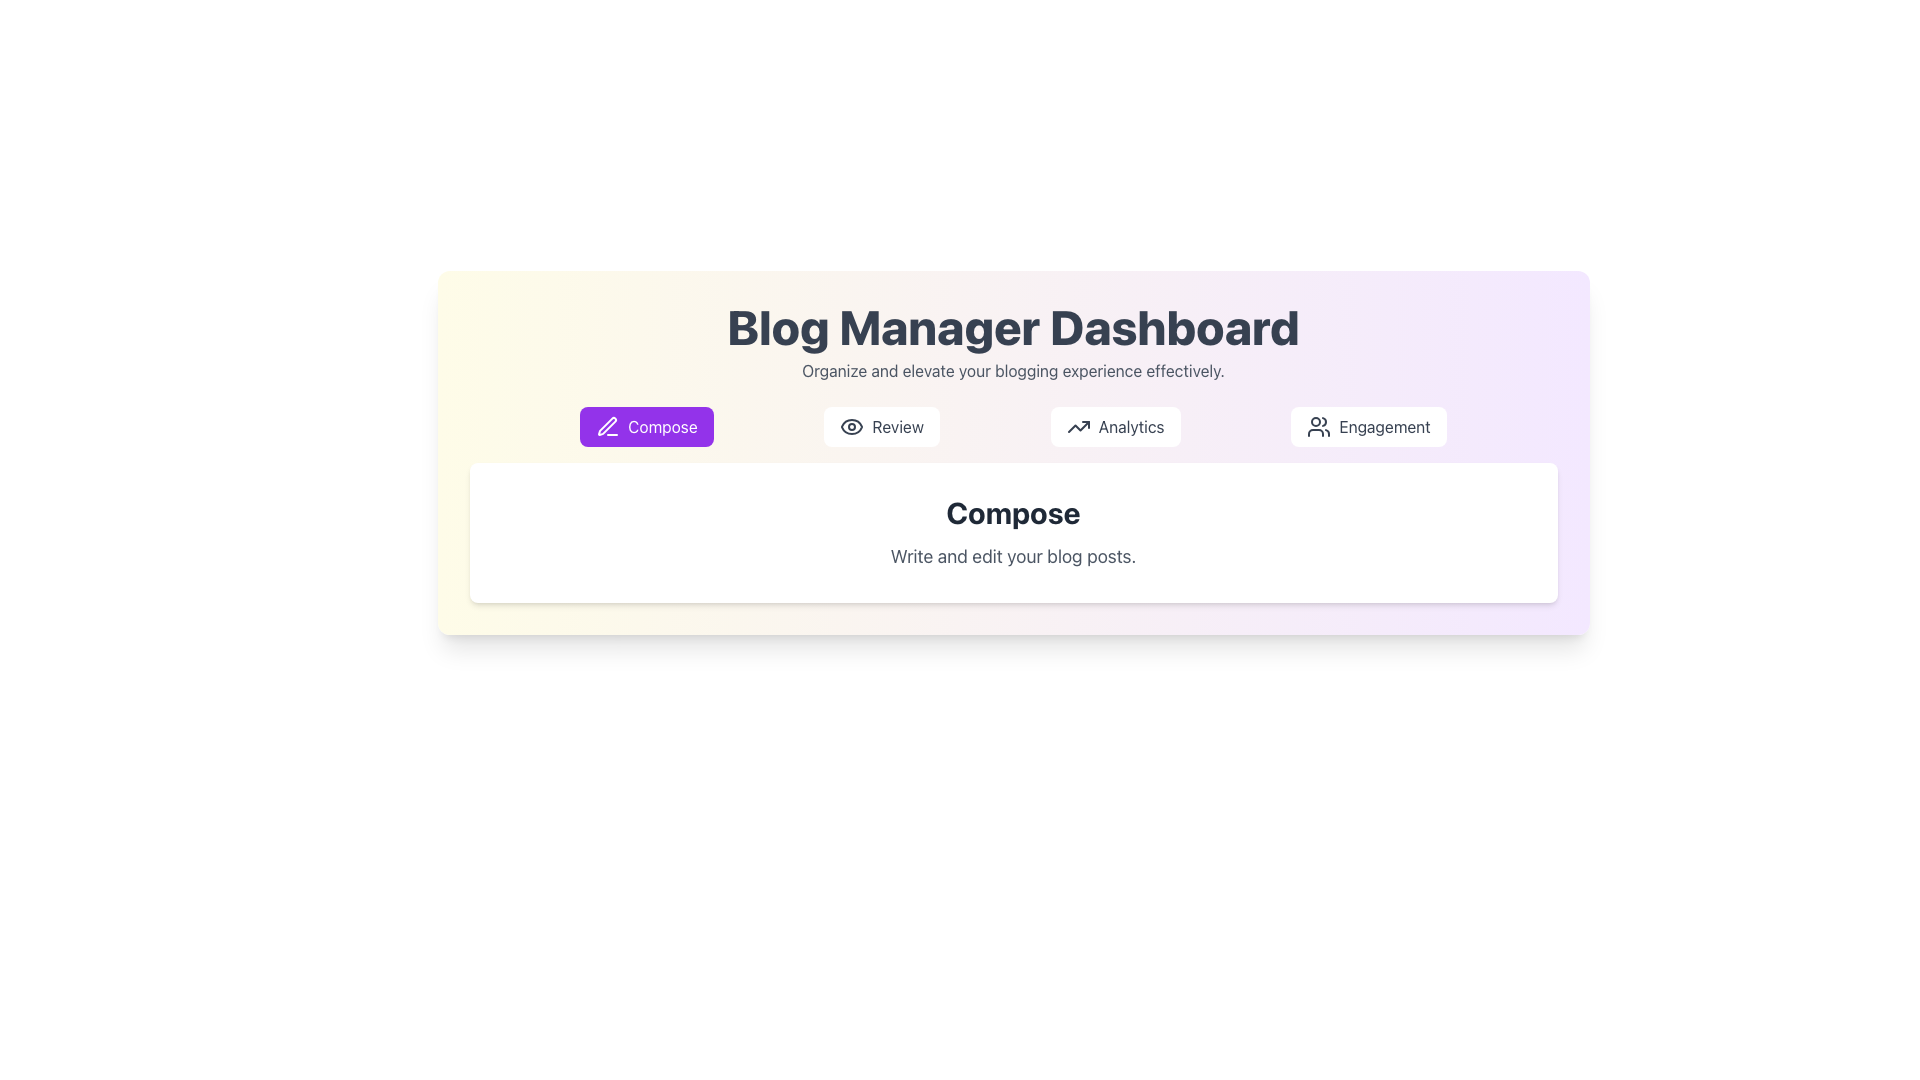 The image size is (1920, 1080). Describe the element at coordinates (606, 425) in the screenshot. I see `the Compose icon in the toolbar` at that location.